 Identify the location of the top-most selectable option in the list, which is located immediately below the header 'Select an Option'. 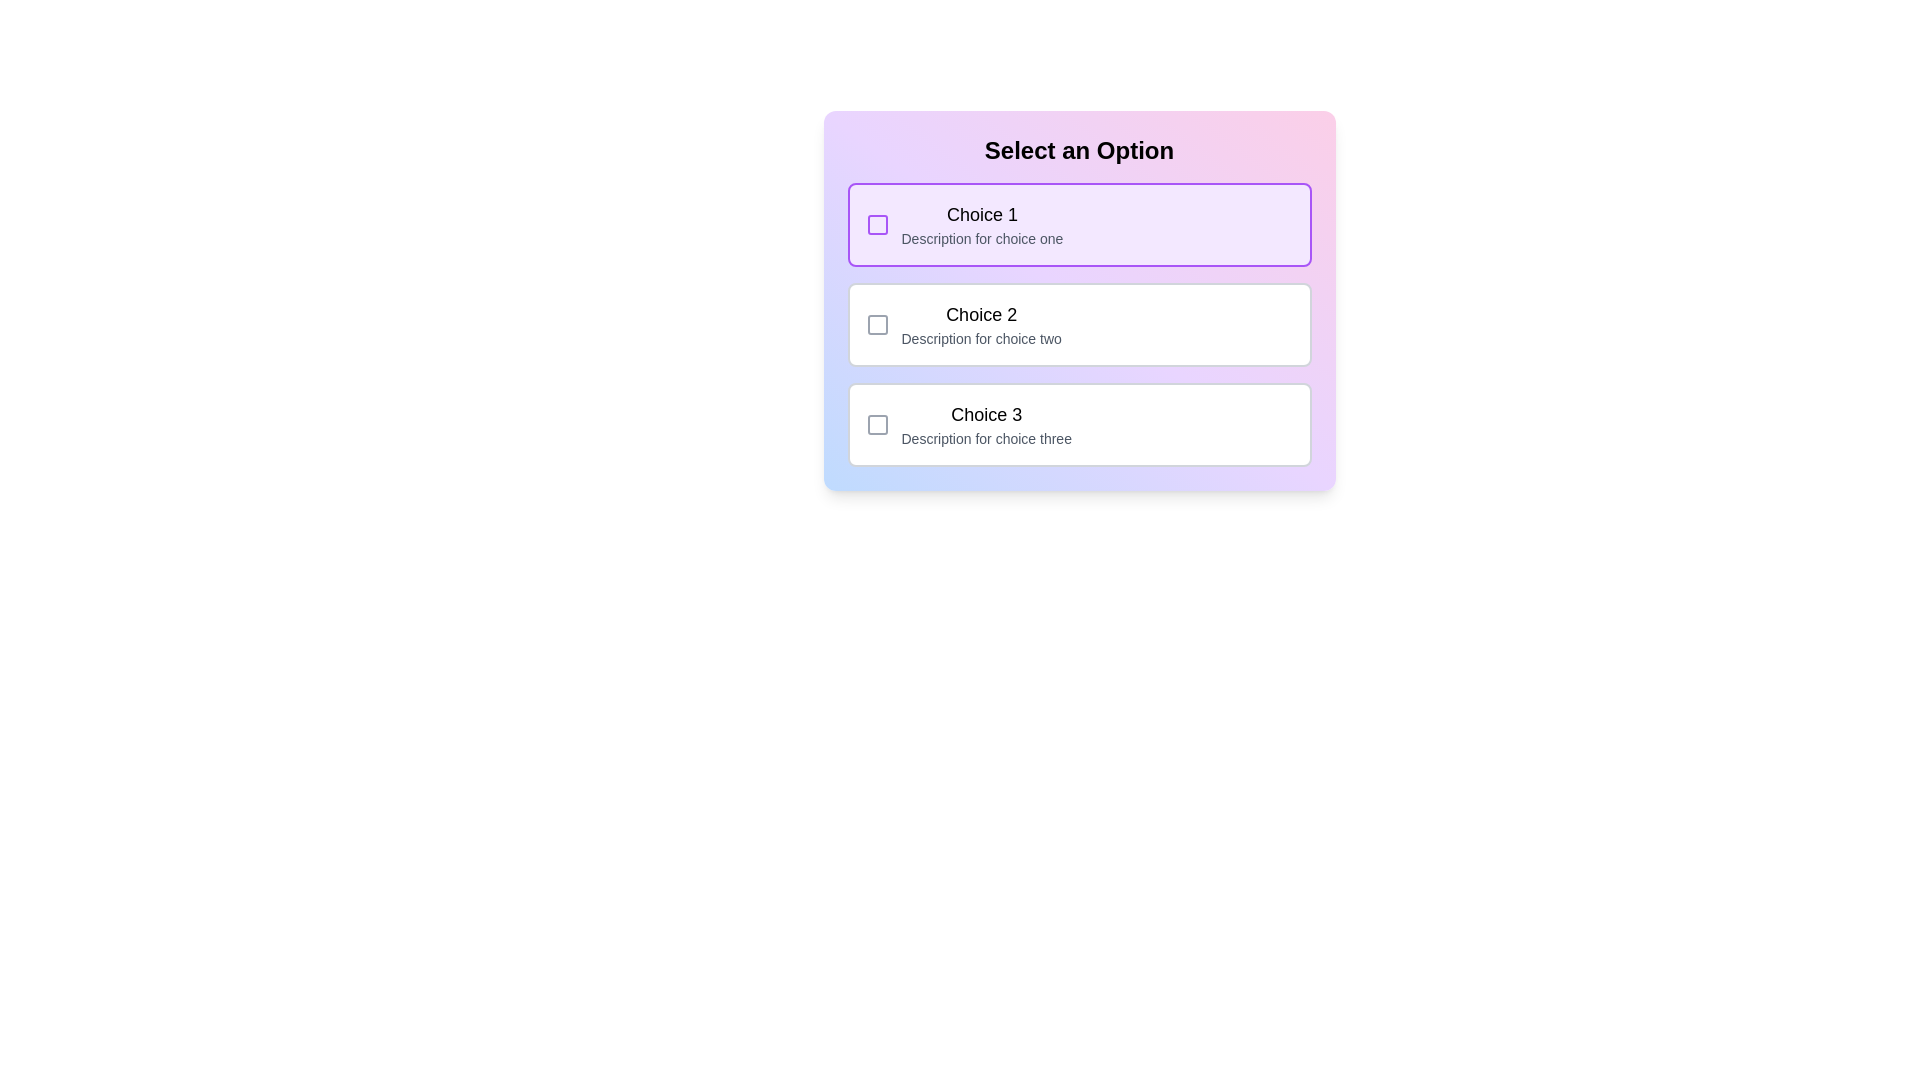
(982, 224).